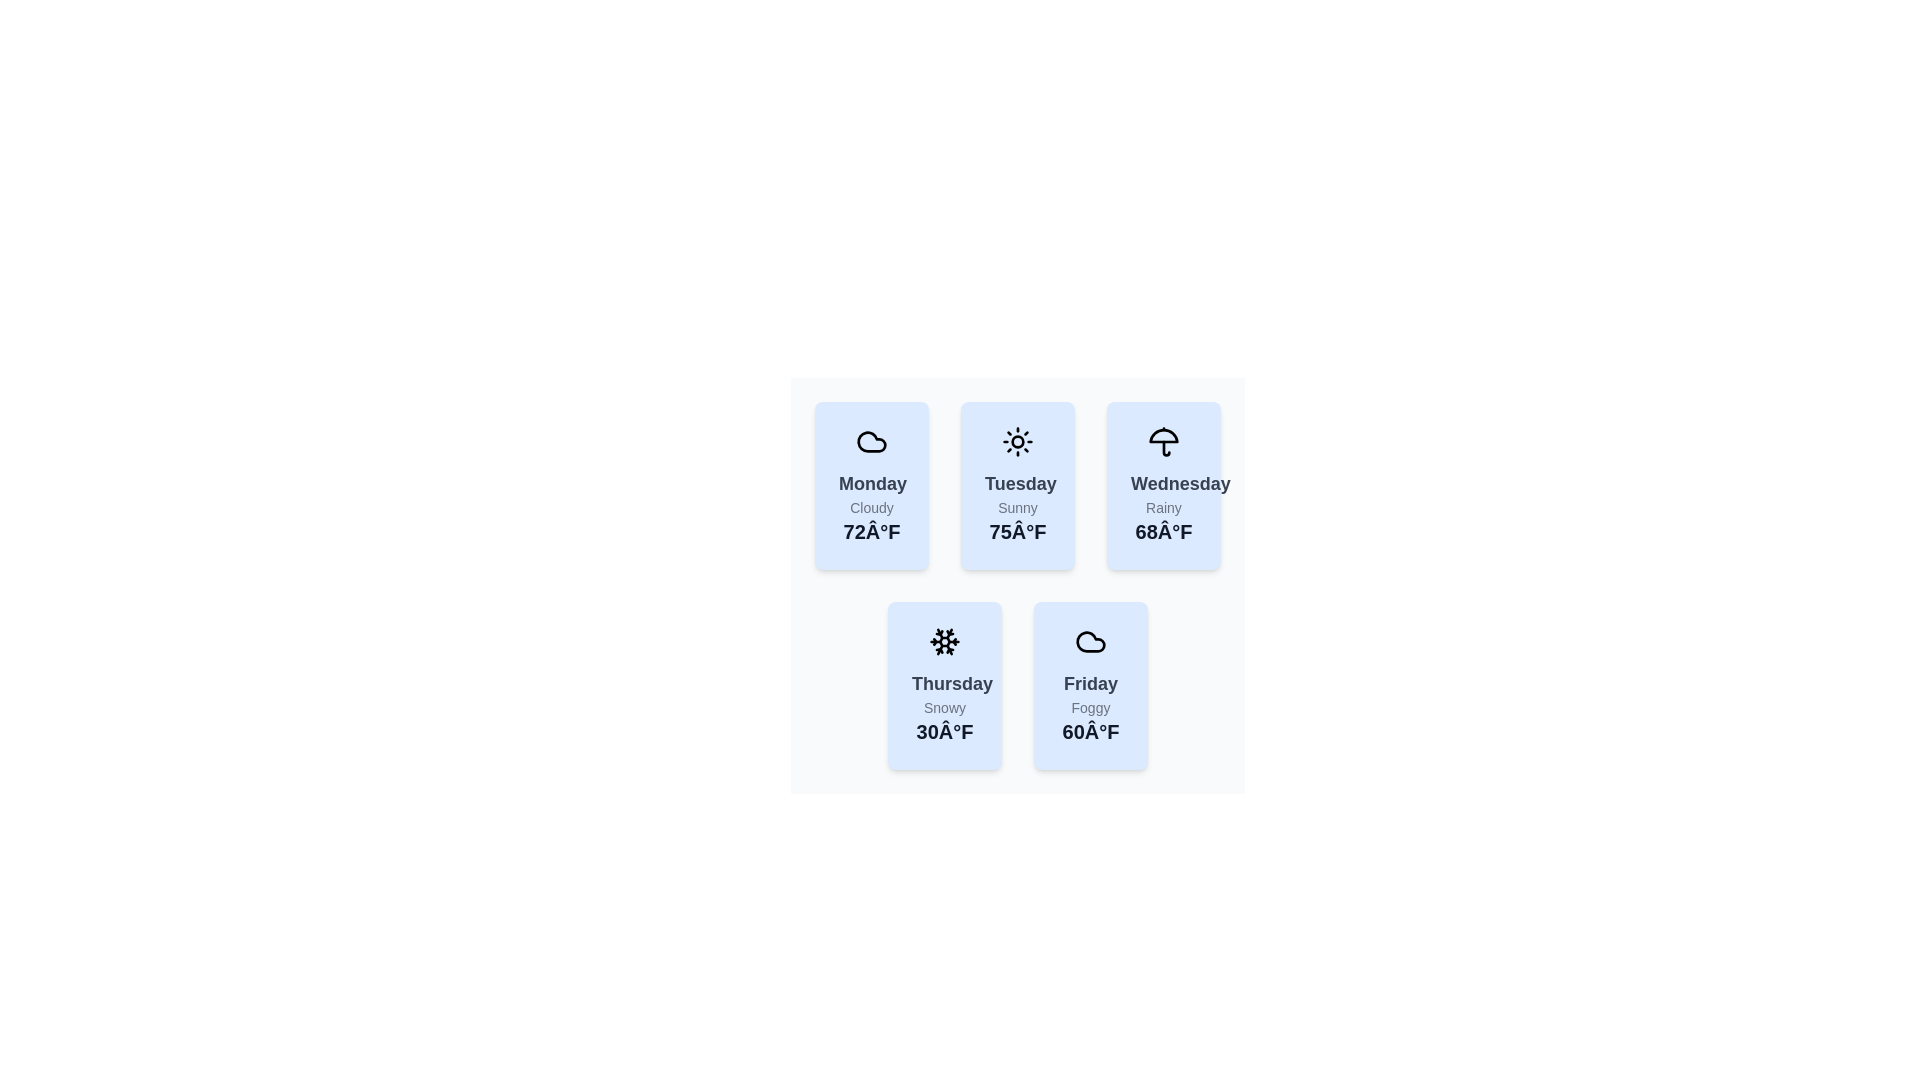 The width and height of the screenshot is (1920, 1080). What do you see at coordinates (872, 486) in the screenshot?
I see `the first Informational card` at bounding box center [872, 486].